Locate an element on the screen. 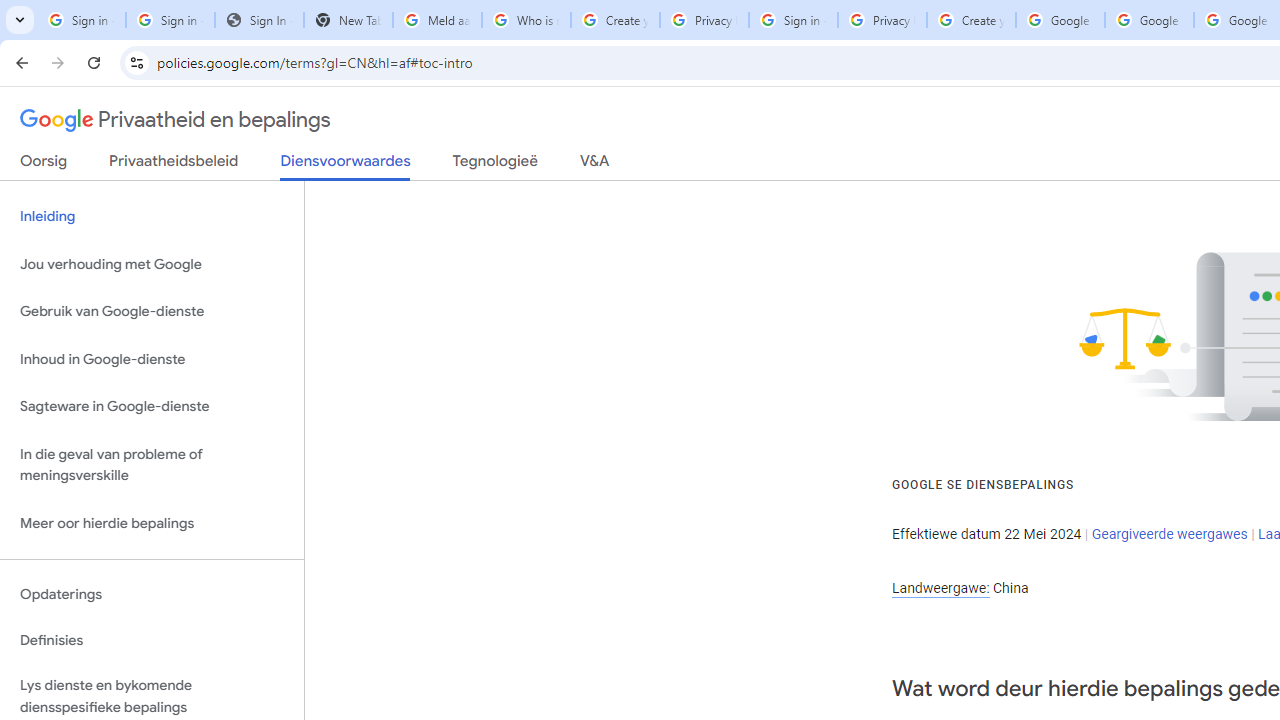 The image size is (1280, 720). 'Sagteware in Google-dienste' is located at coordinates (151, 406).